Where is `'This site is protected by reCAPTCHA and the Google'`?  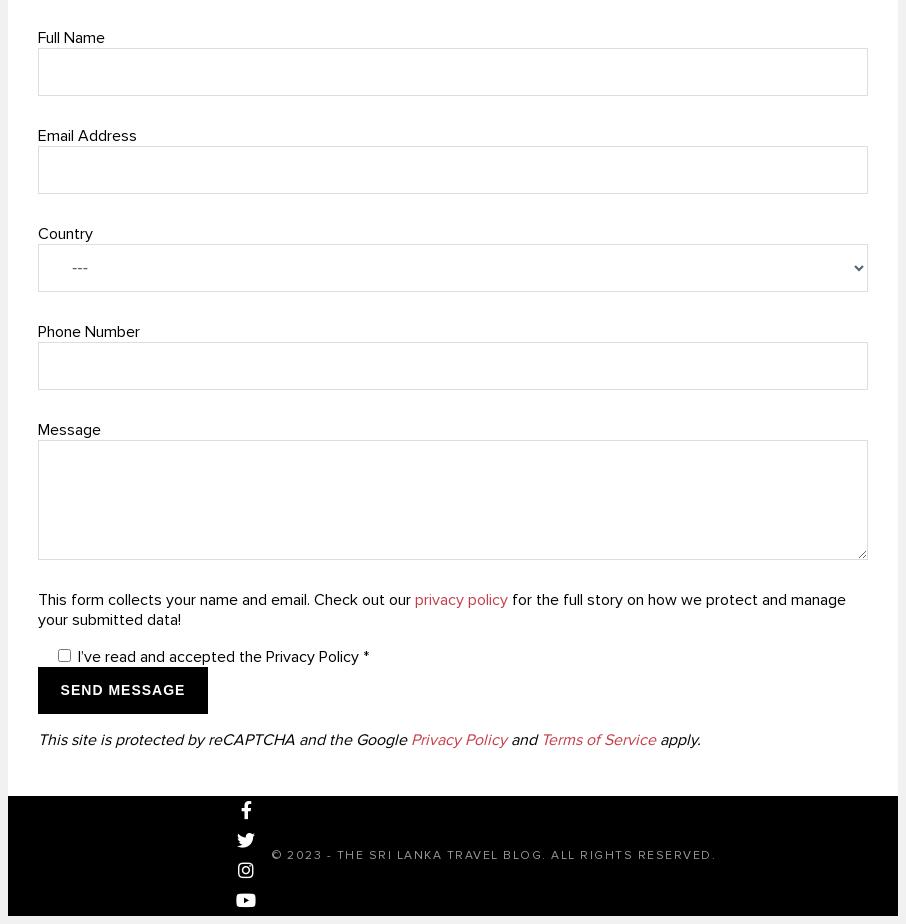
'This site is protected by reCAPTCHA and the Google' is located at coordinates (36, 739).